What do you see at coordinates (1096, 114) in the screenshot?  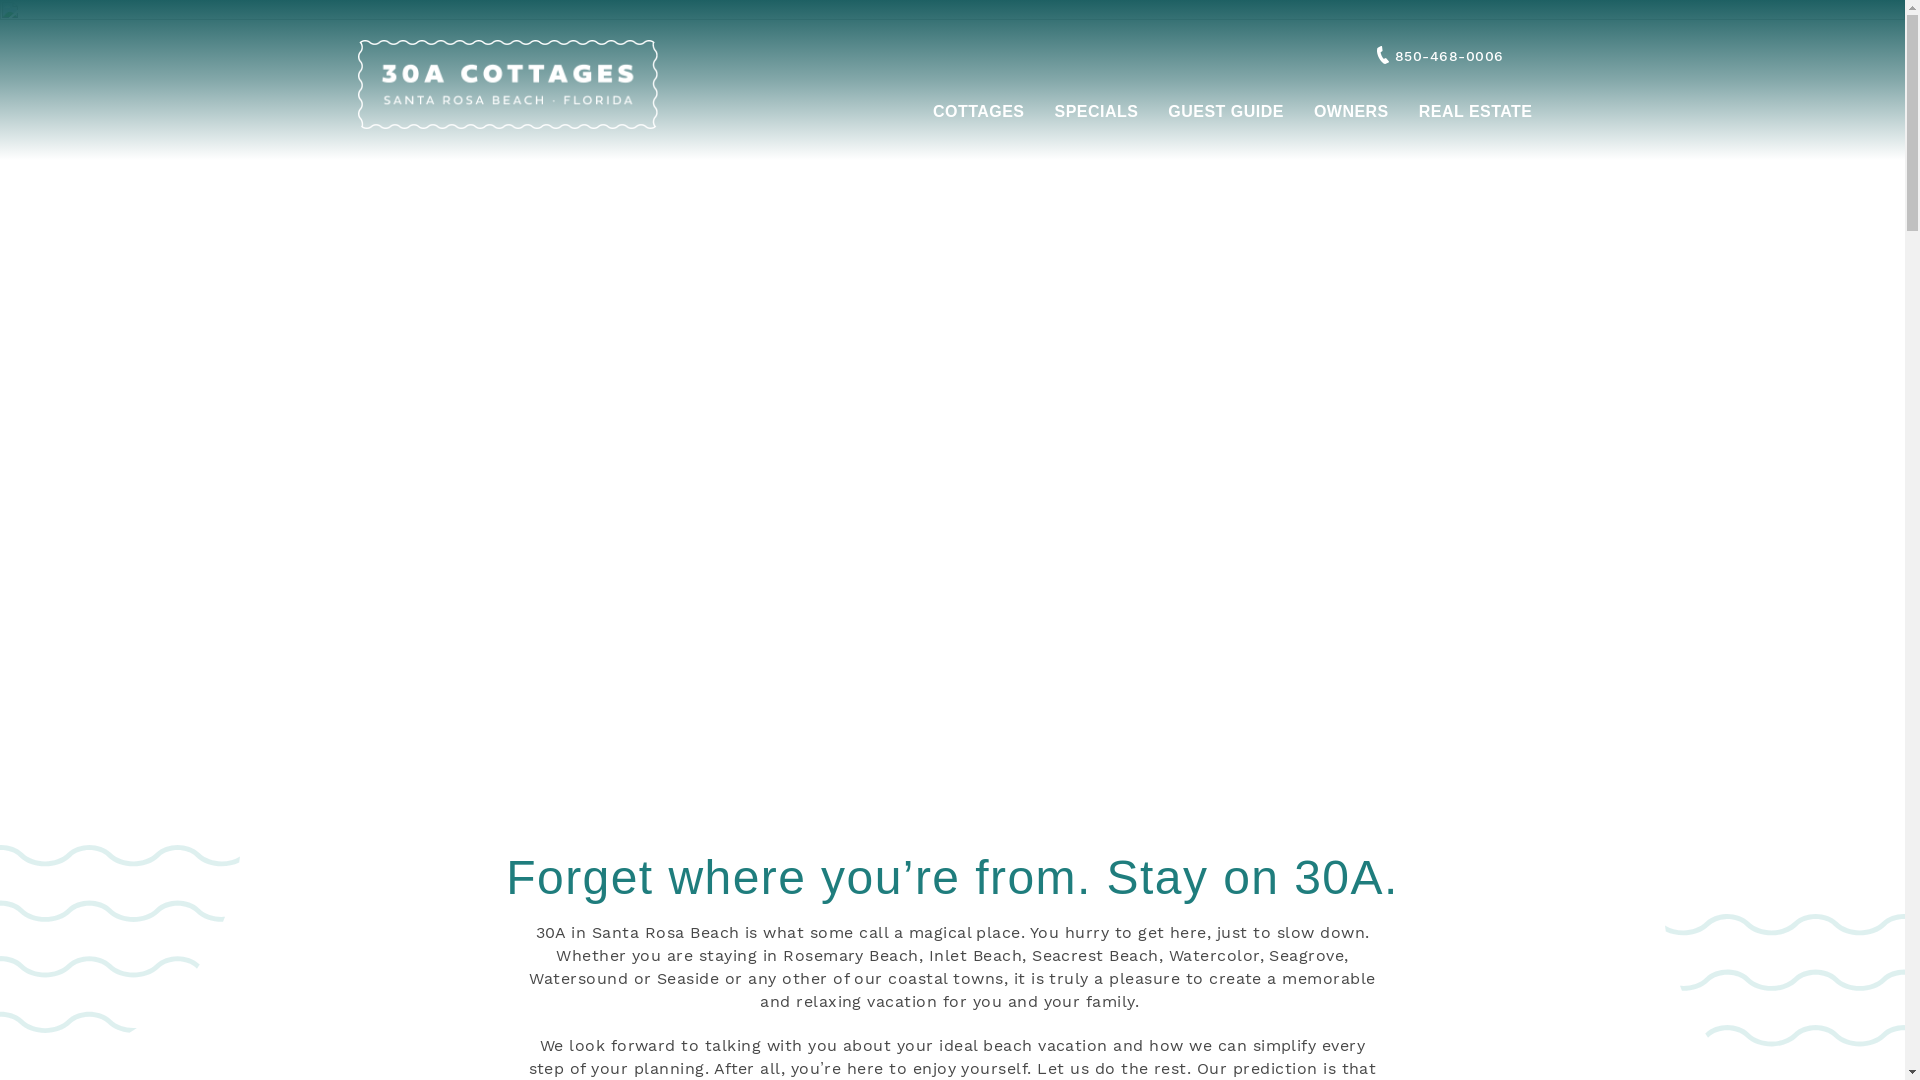 I see `'SPECIALS'` at bounding box center [1096, 114].